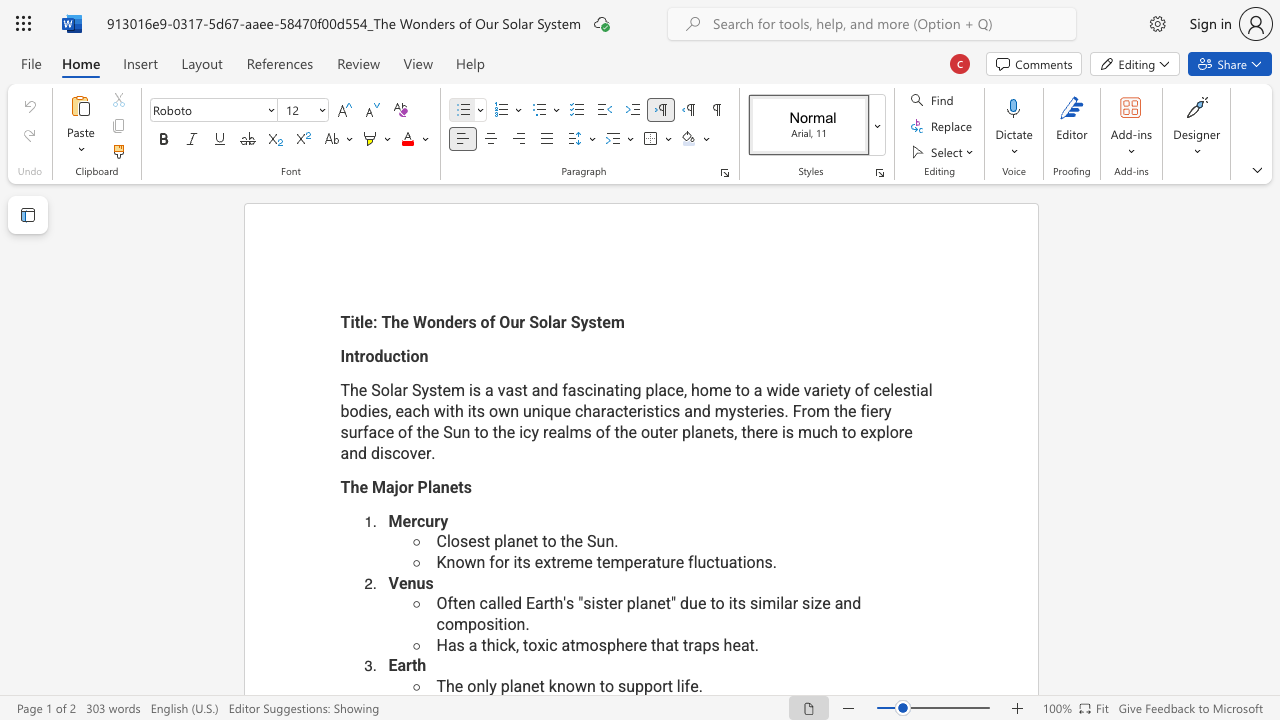 The width and height of the screenshot is (1280, 720). What do you see at coordinates (587, 645) in the screenshot?
I see `the space between the continuous character "m" and "o" in the text` at bounding box center [587, 645].